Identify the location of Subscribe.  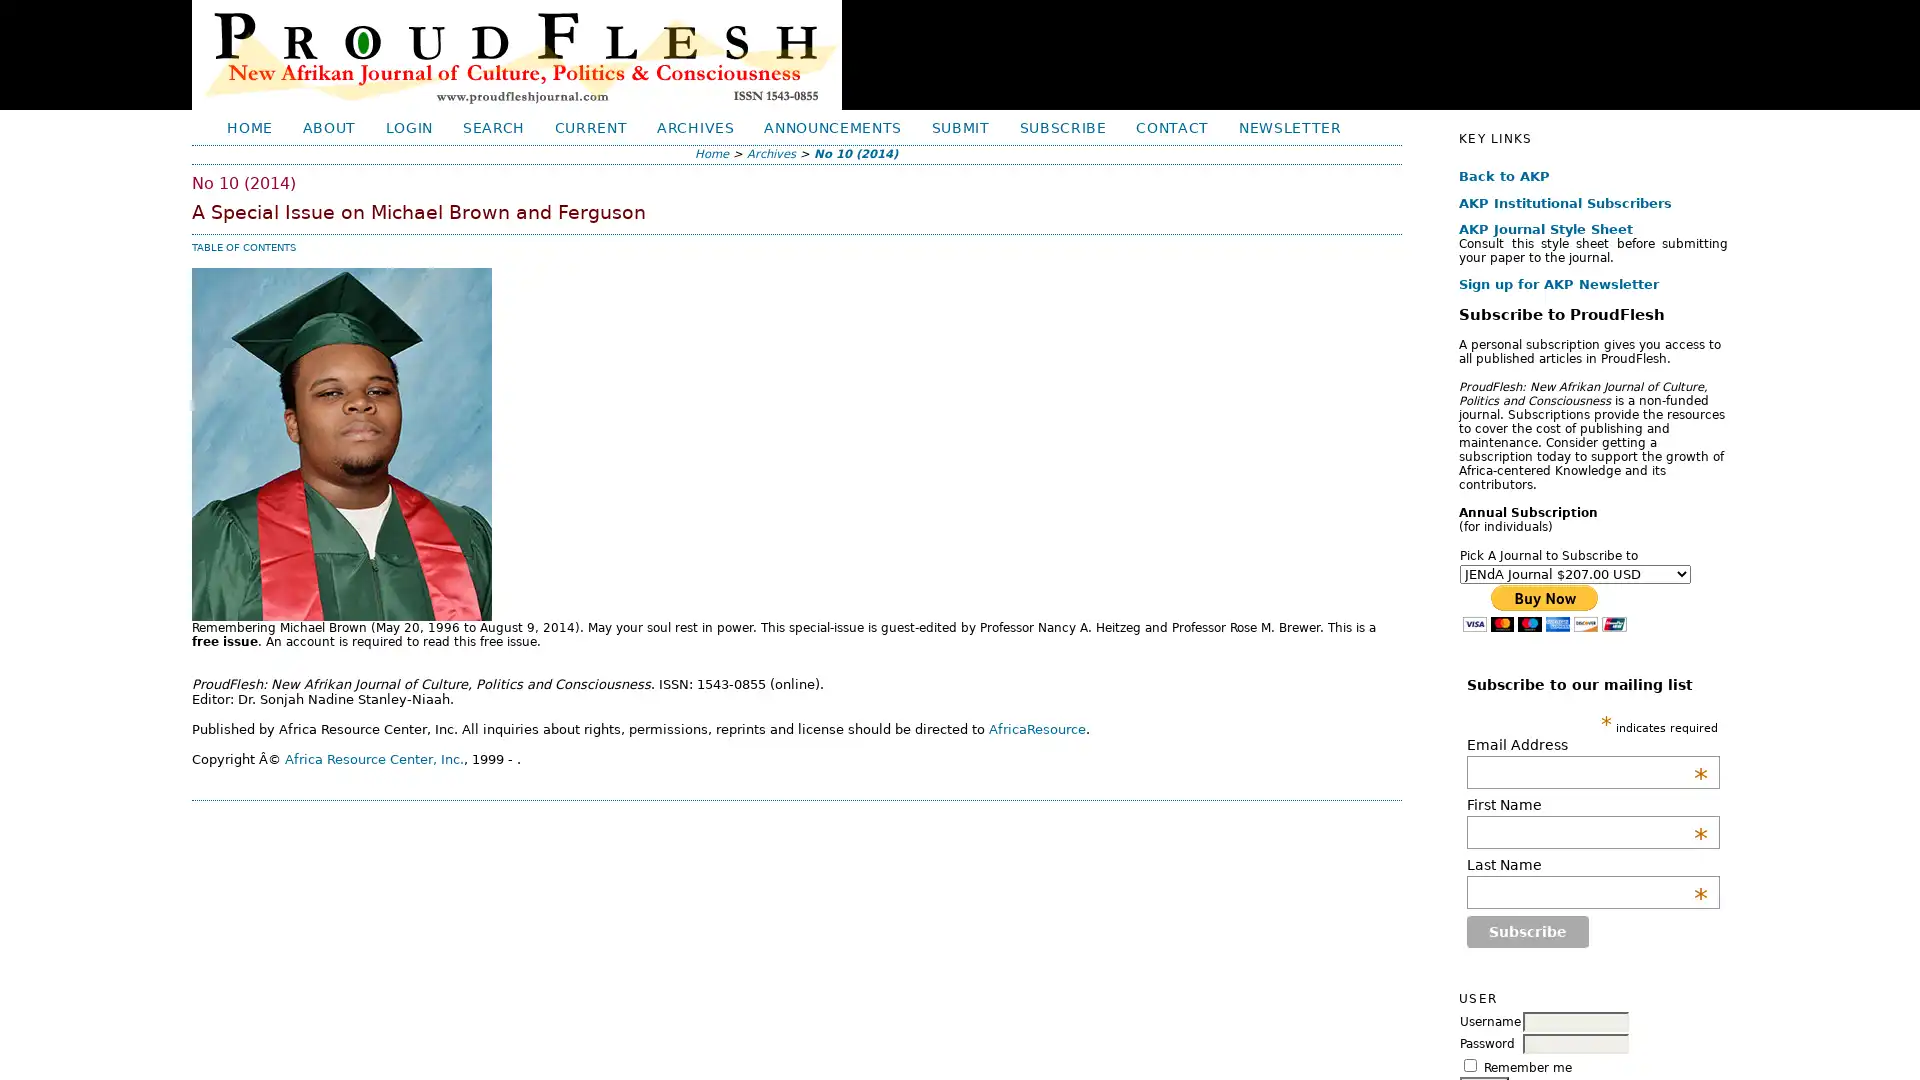
(1526, 932).